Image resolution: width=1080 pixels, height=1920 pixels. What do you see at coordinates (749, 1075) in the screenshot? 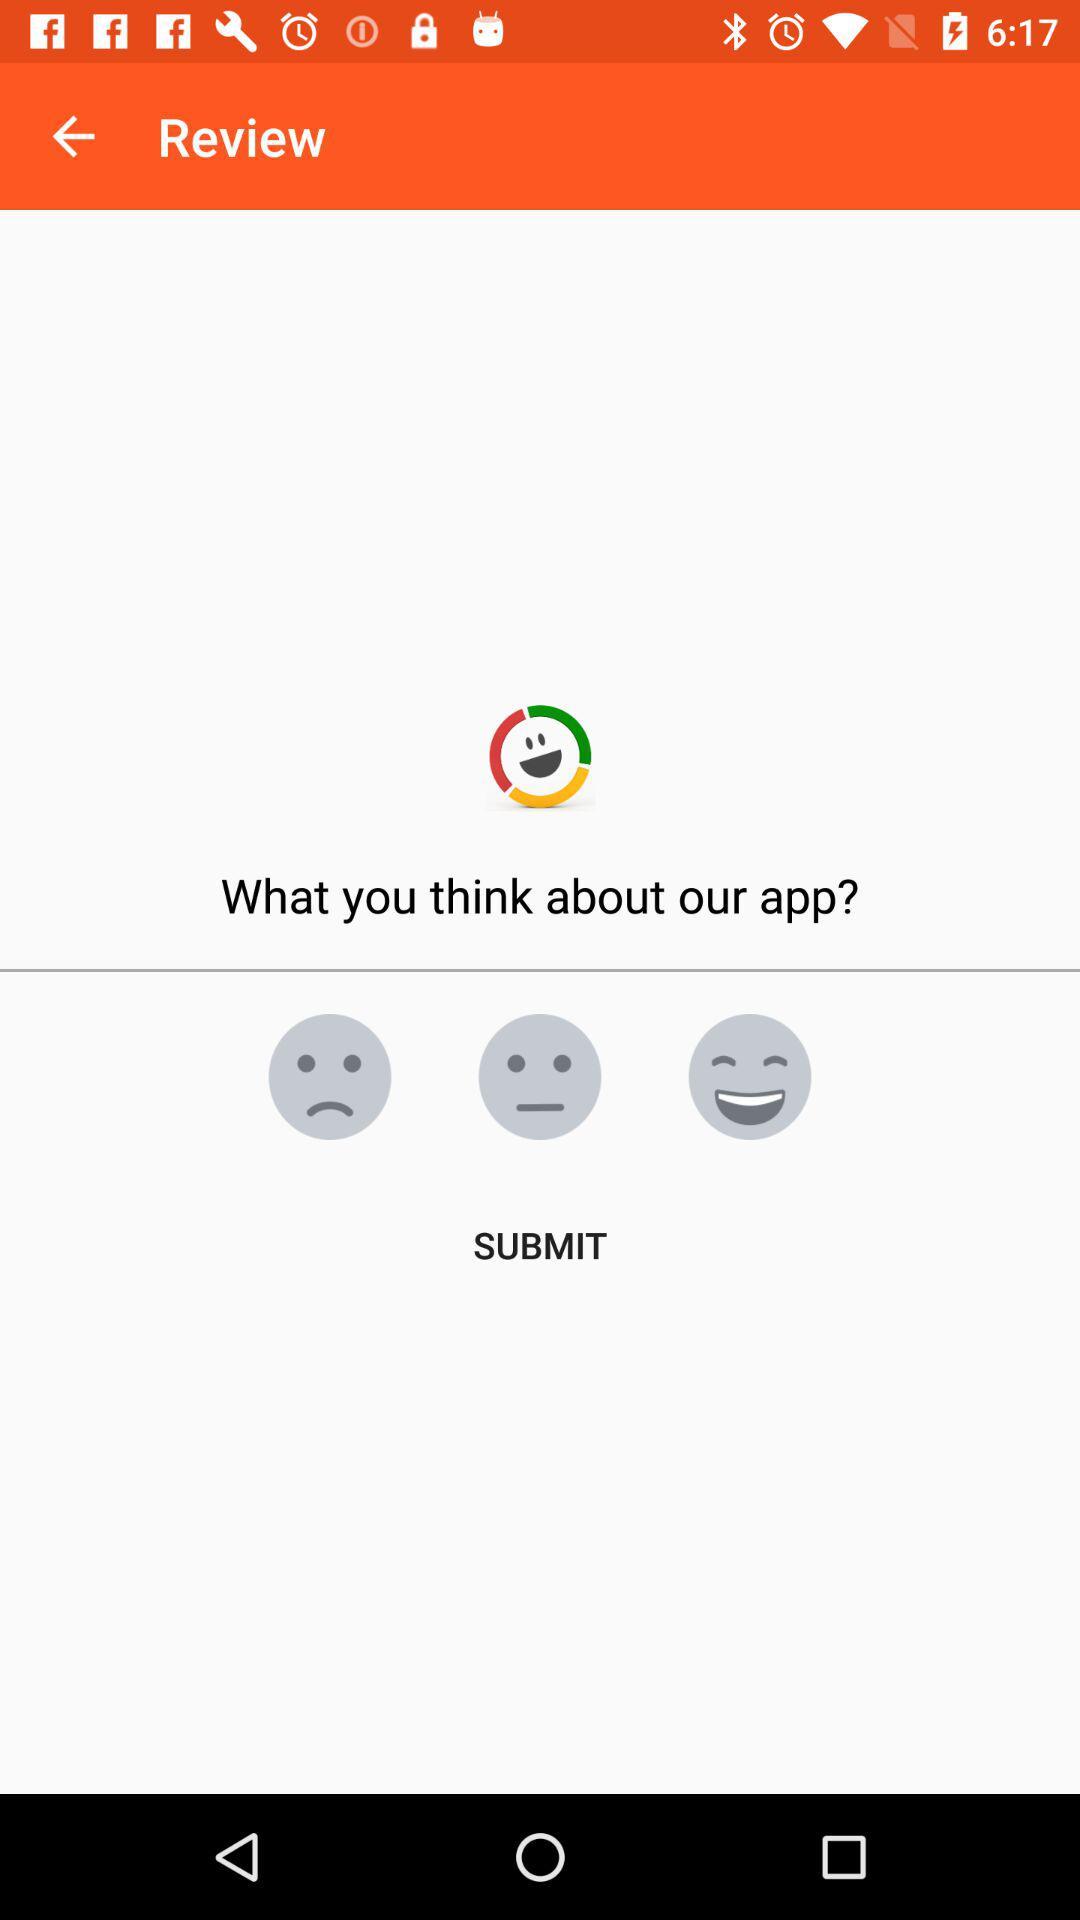
I see `the item on the right` at bounding box center [749, 1075].